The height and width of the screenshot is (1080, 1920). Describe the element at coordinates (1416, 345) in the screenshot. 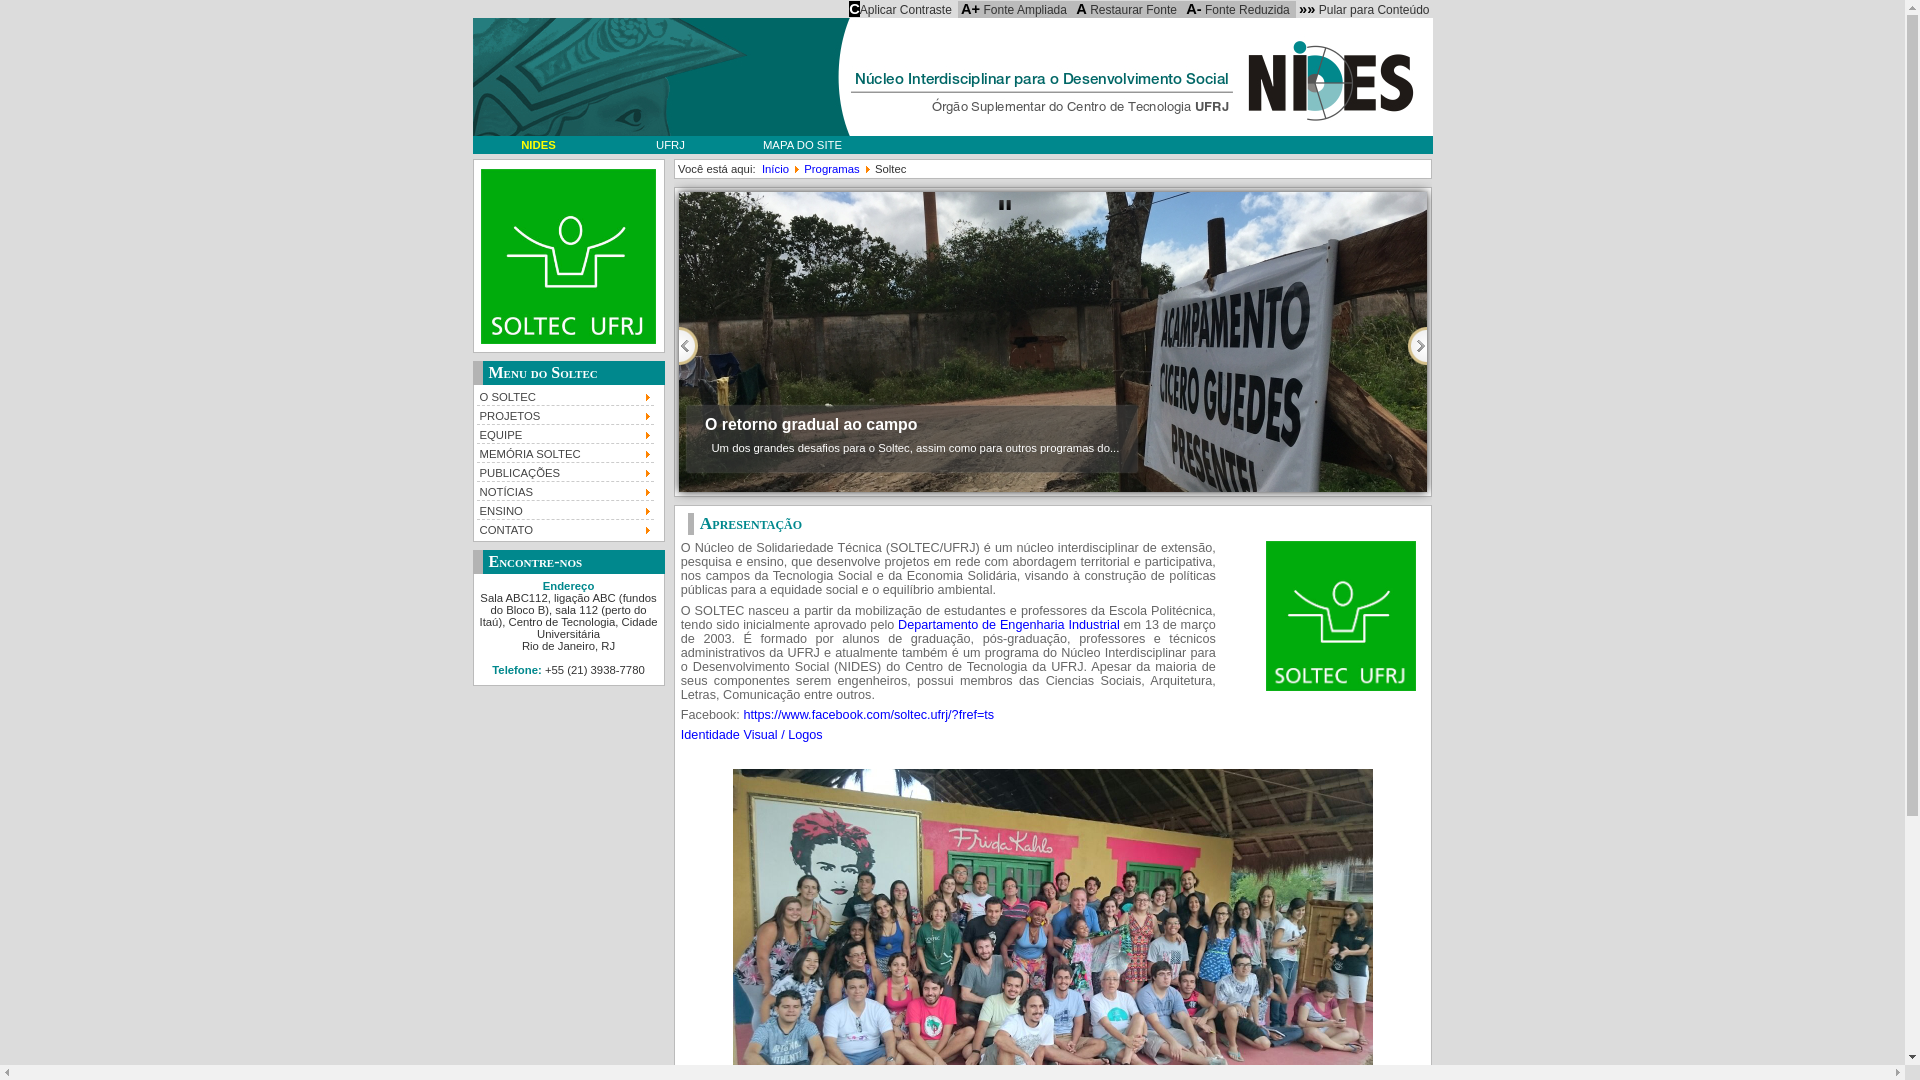

I see `'Next'` at that location.